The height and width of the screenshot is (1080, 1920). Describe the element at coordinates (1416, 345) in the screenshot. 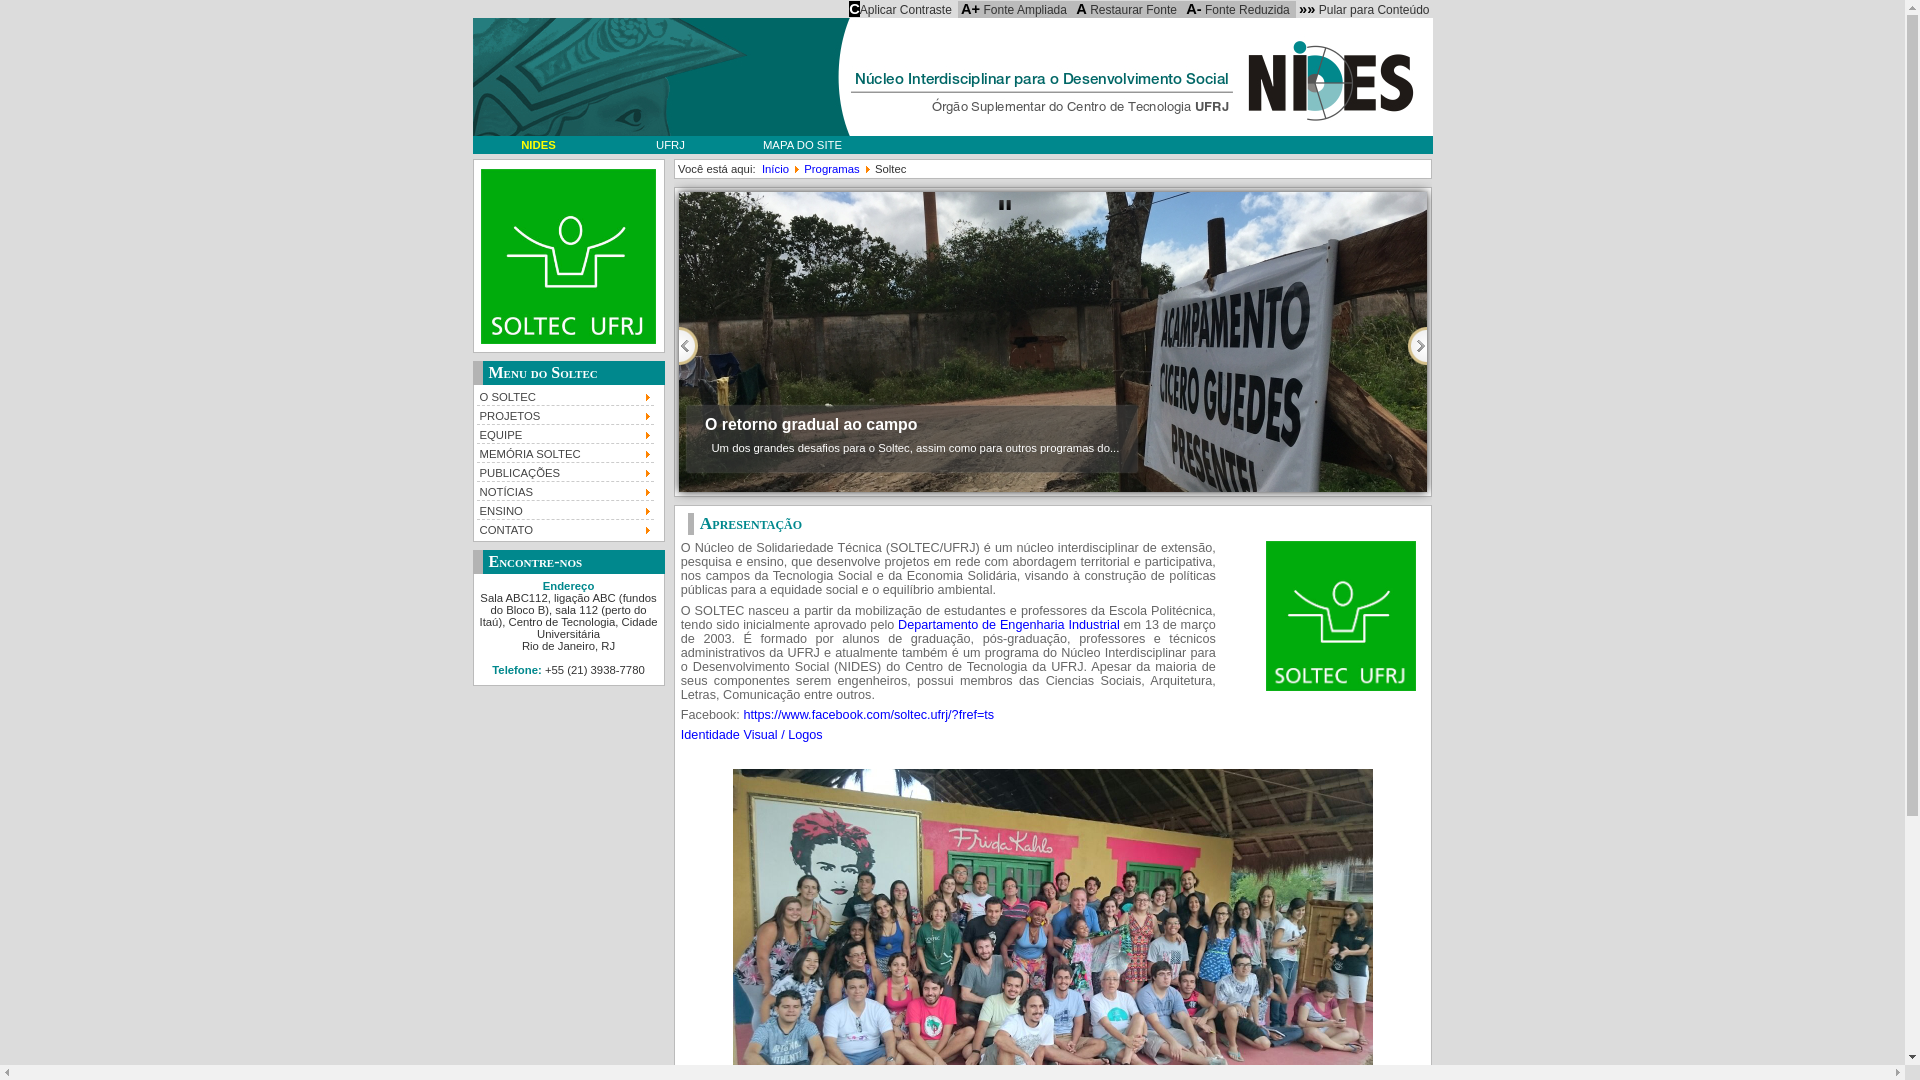

I see `'Next'` at that location.